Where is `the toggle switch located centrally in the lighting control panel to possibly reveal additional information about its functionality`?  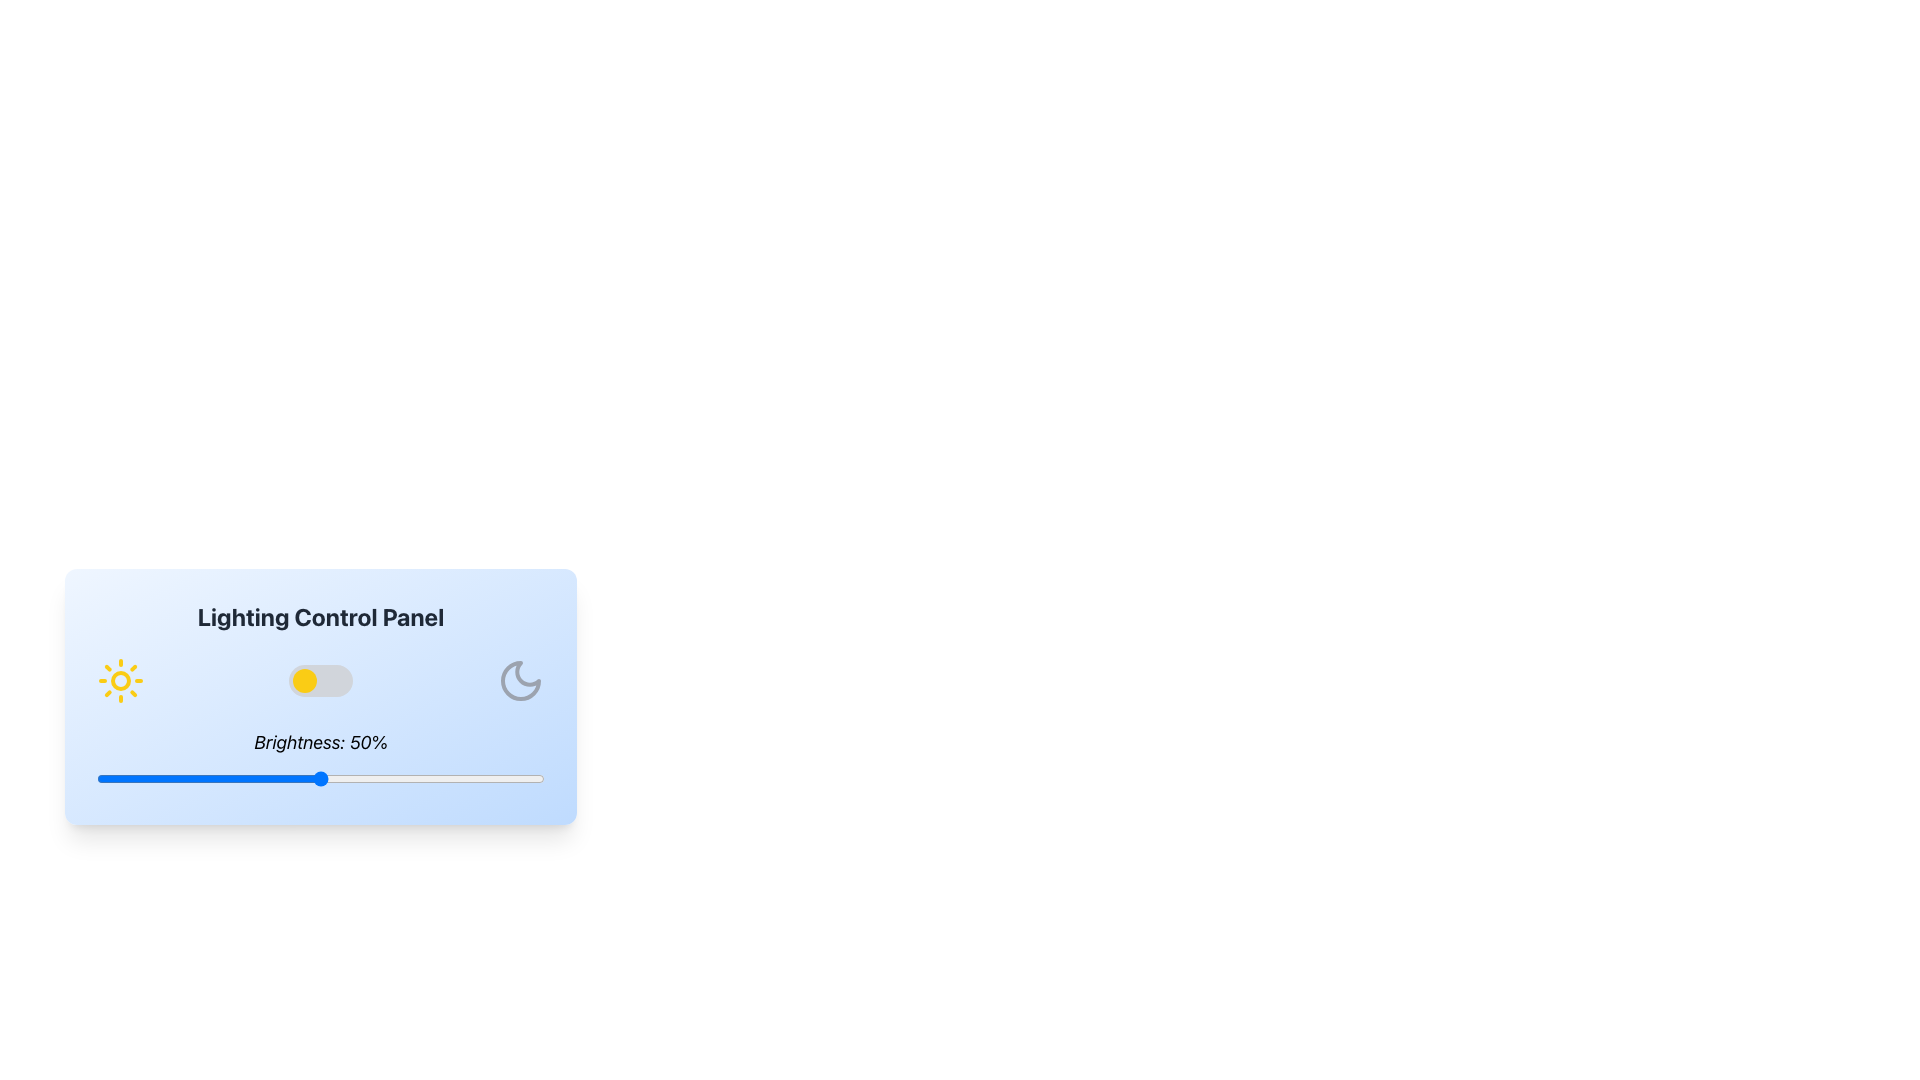 the toggle switch located centrally in the lighting control panel to possibly reveal additional information about its functionality is located at coordinates (321, 680).